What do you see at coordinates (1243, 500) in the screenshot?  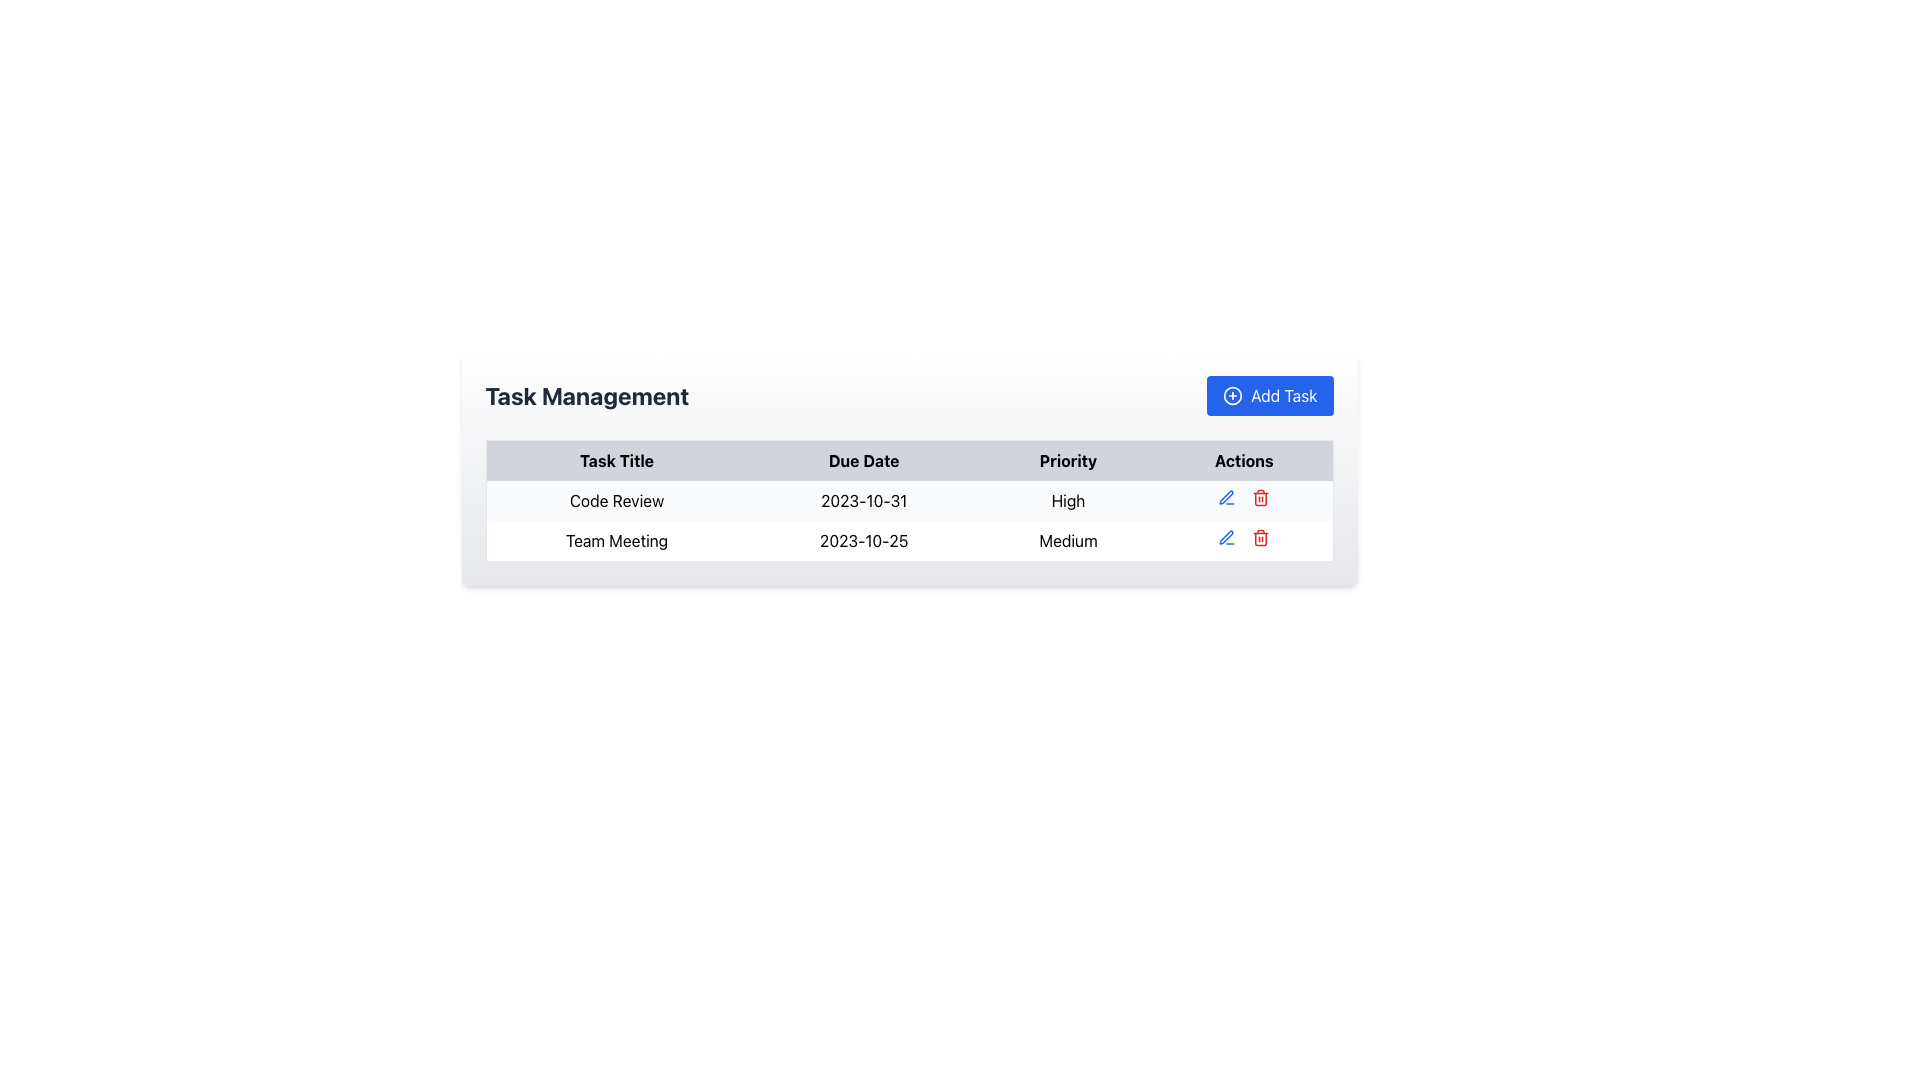 I see `the graphical separator or placeholder element located in the last column of the 'Actions' row within the 'Task Management' table` at bounding box center [1243, 500].